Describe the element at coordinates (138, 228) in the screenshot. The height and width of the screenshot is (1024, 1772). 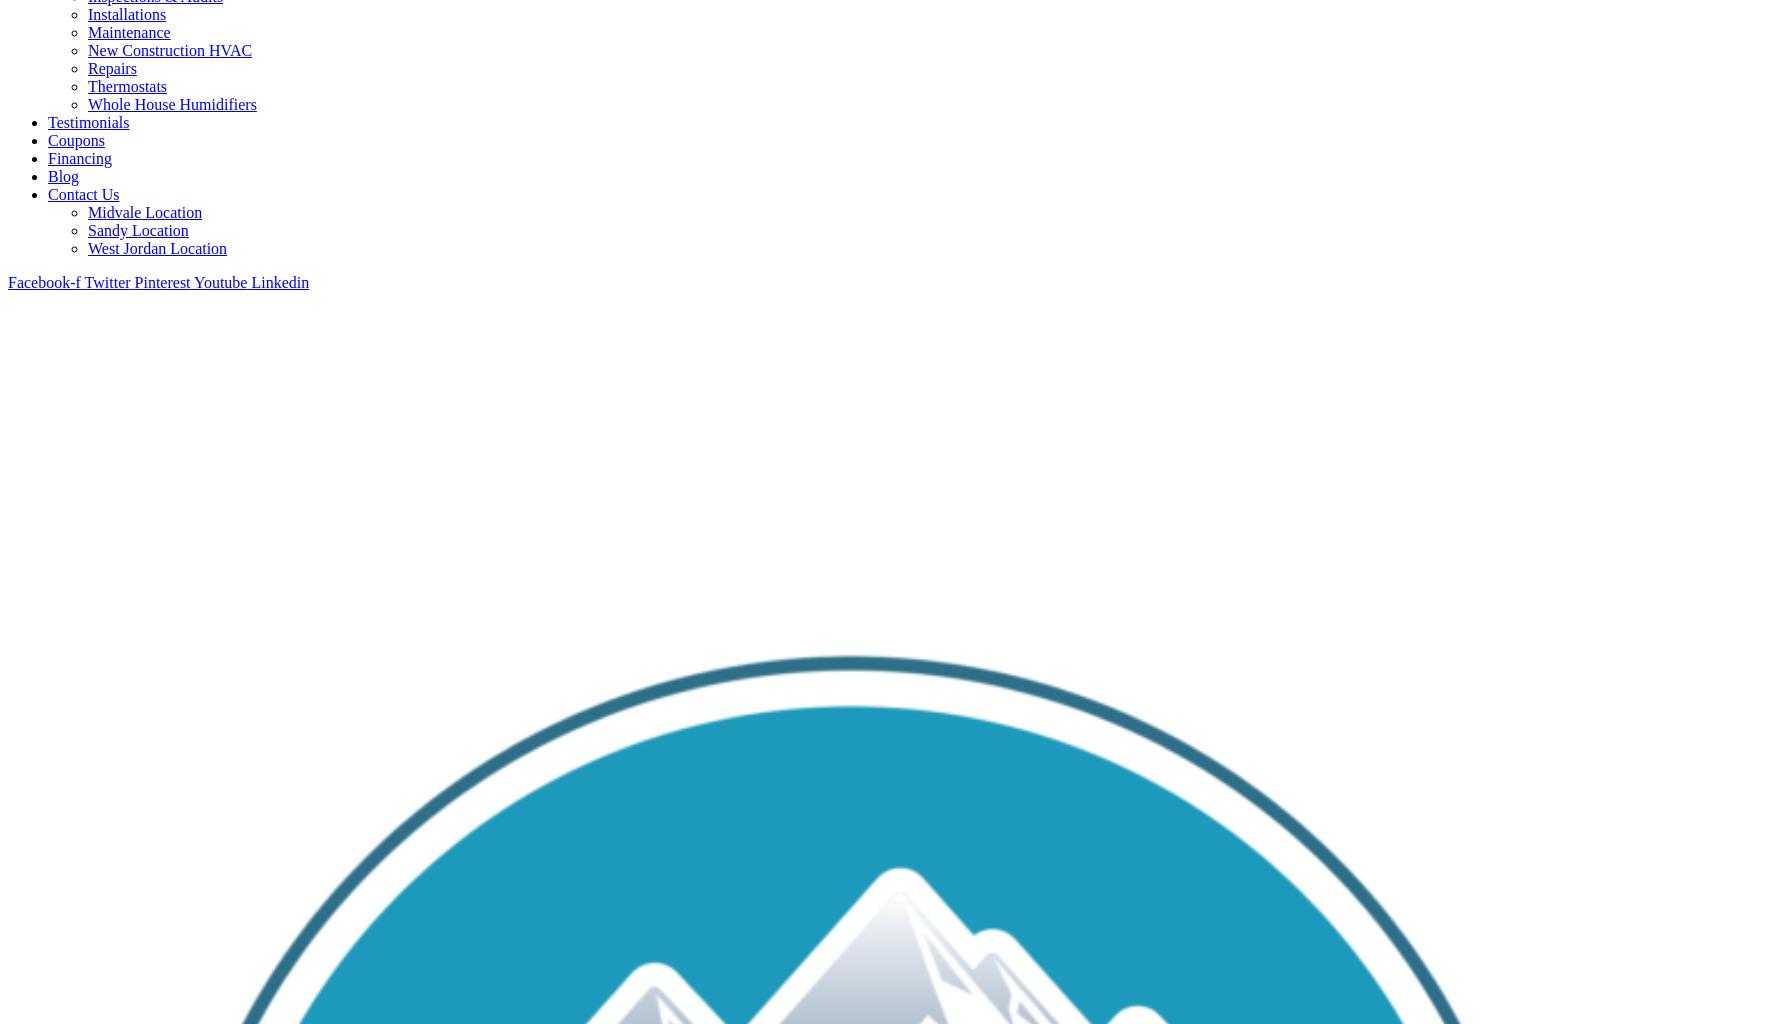
I see `'Sandy Location'` at that location.